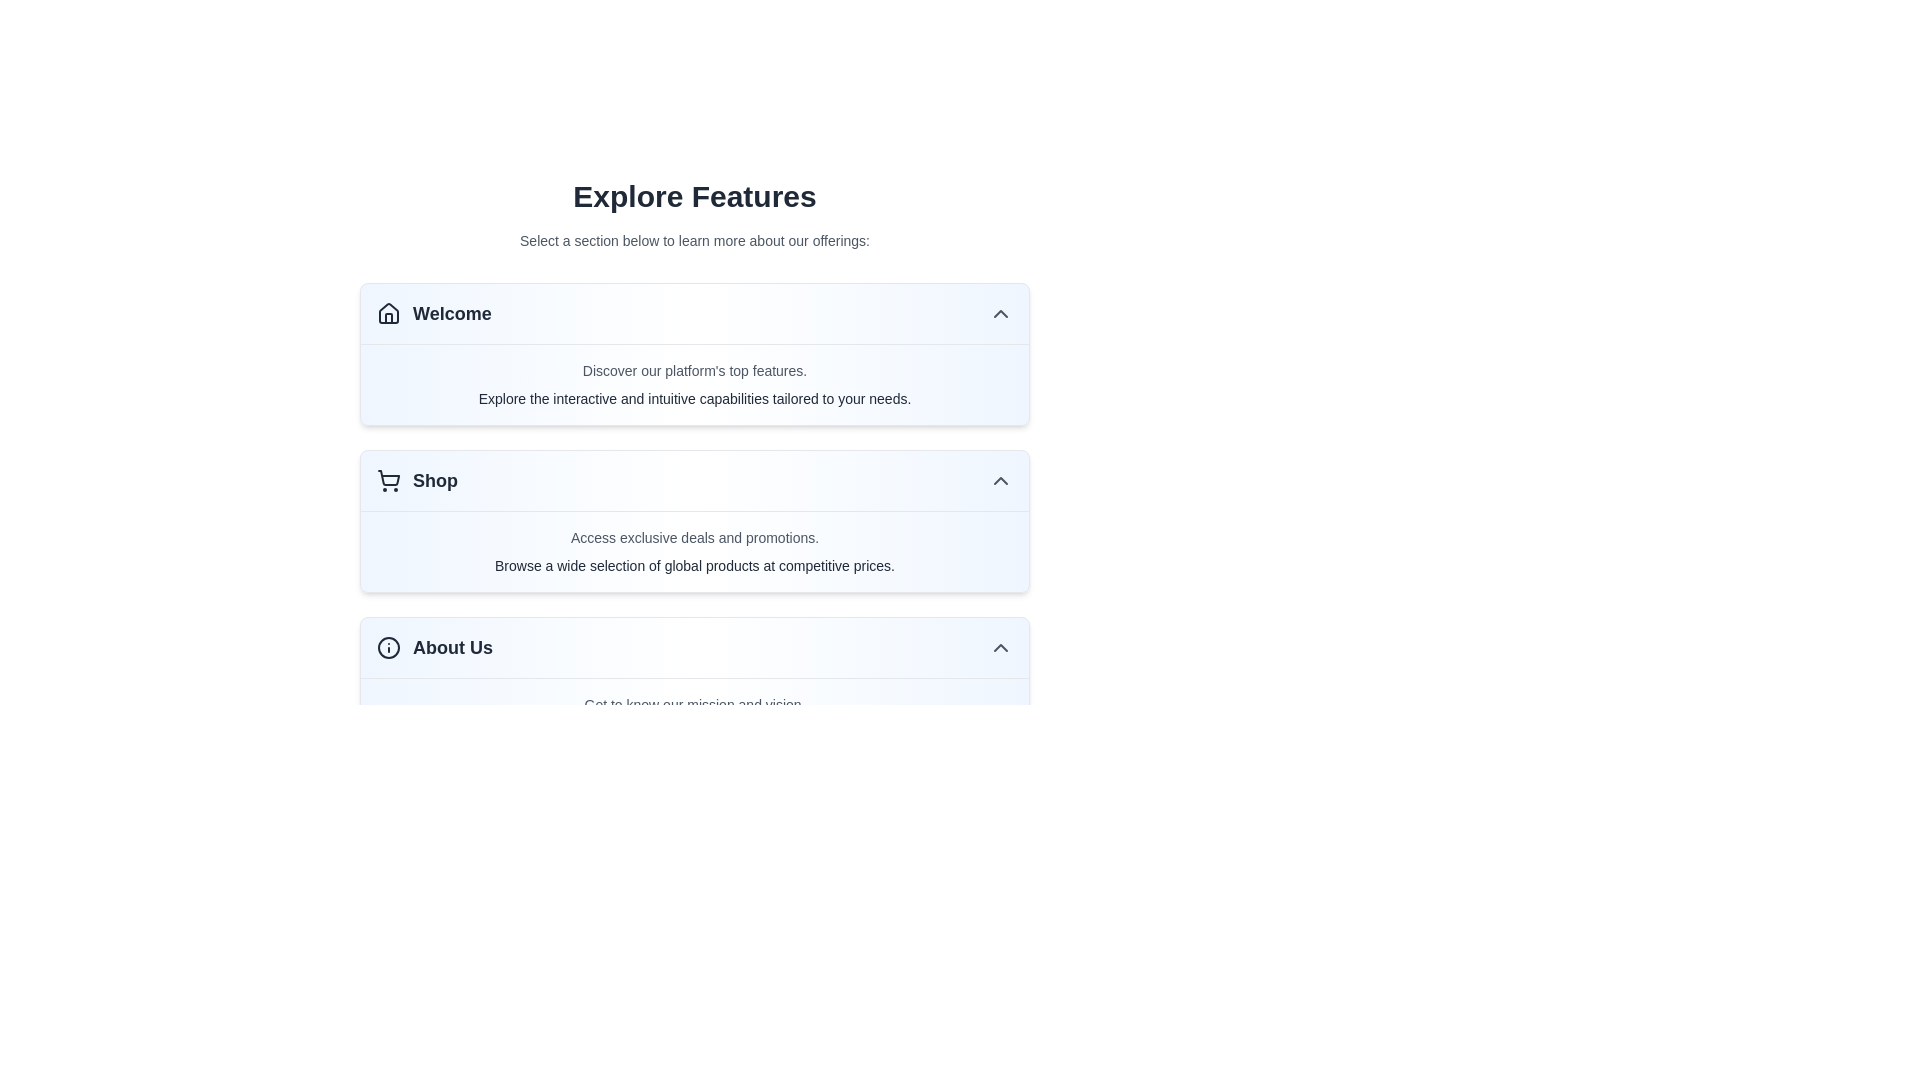 This screenshot has height=1080, width=1920. What do you see at coordinates (695, 551) in the screenshot?
I see `the text block that contains 'Access exclusive deals and promotions.' and 'Browse a wide selection of global products at competitive prices.' located in the 'Shop' section` at bounding box center [695, 551].